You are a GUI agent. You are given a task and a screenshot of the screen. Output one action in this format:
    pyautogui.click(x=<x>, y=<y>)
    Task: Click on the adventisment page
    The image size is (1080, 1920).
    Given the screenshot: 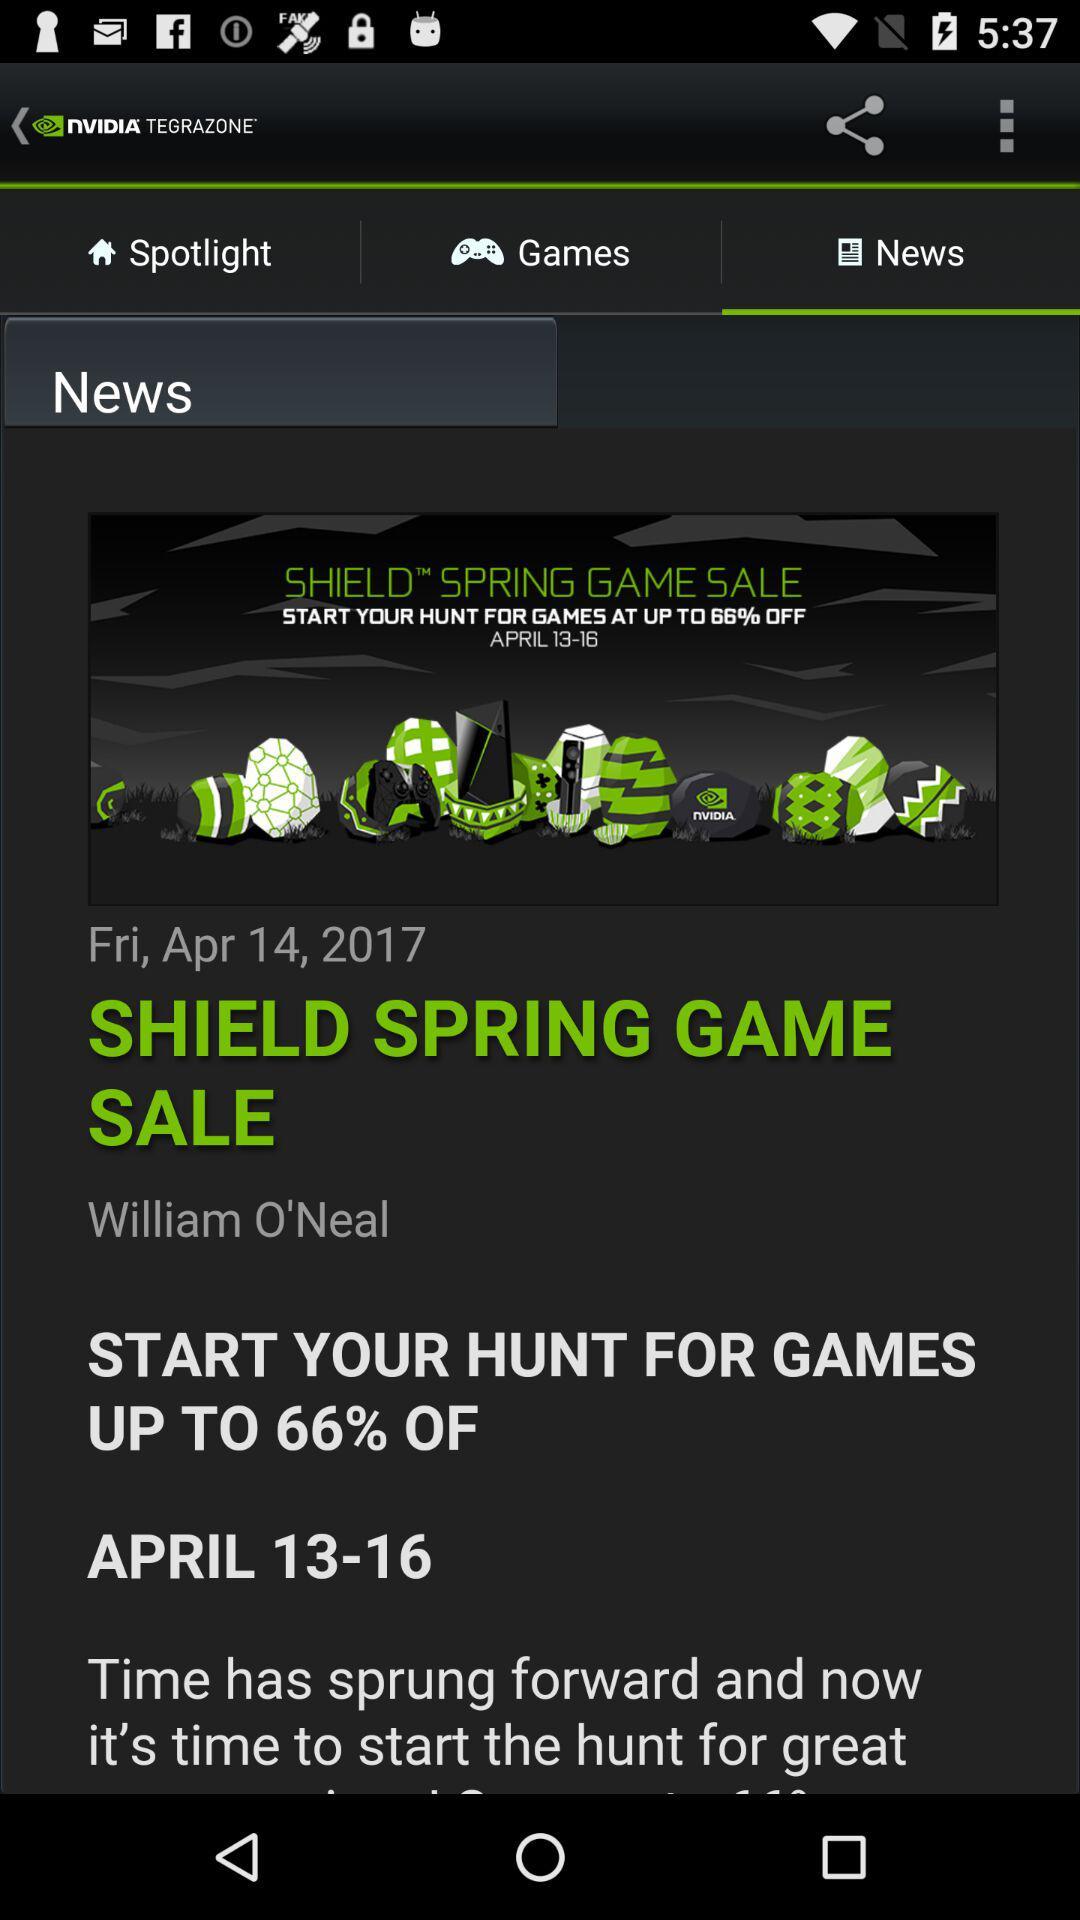 What is the action you would take?
    pyautogui.click(x=540, y=1110)
    